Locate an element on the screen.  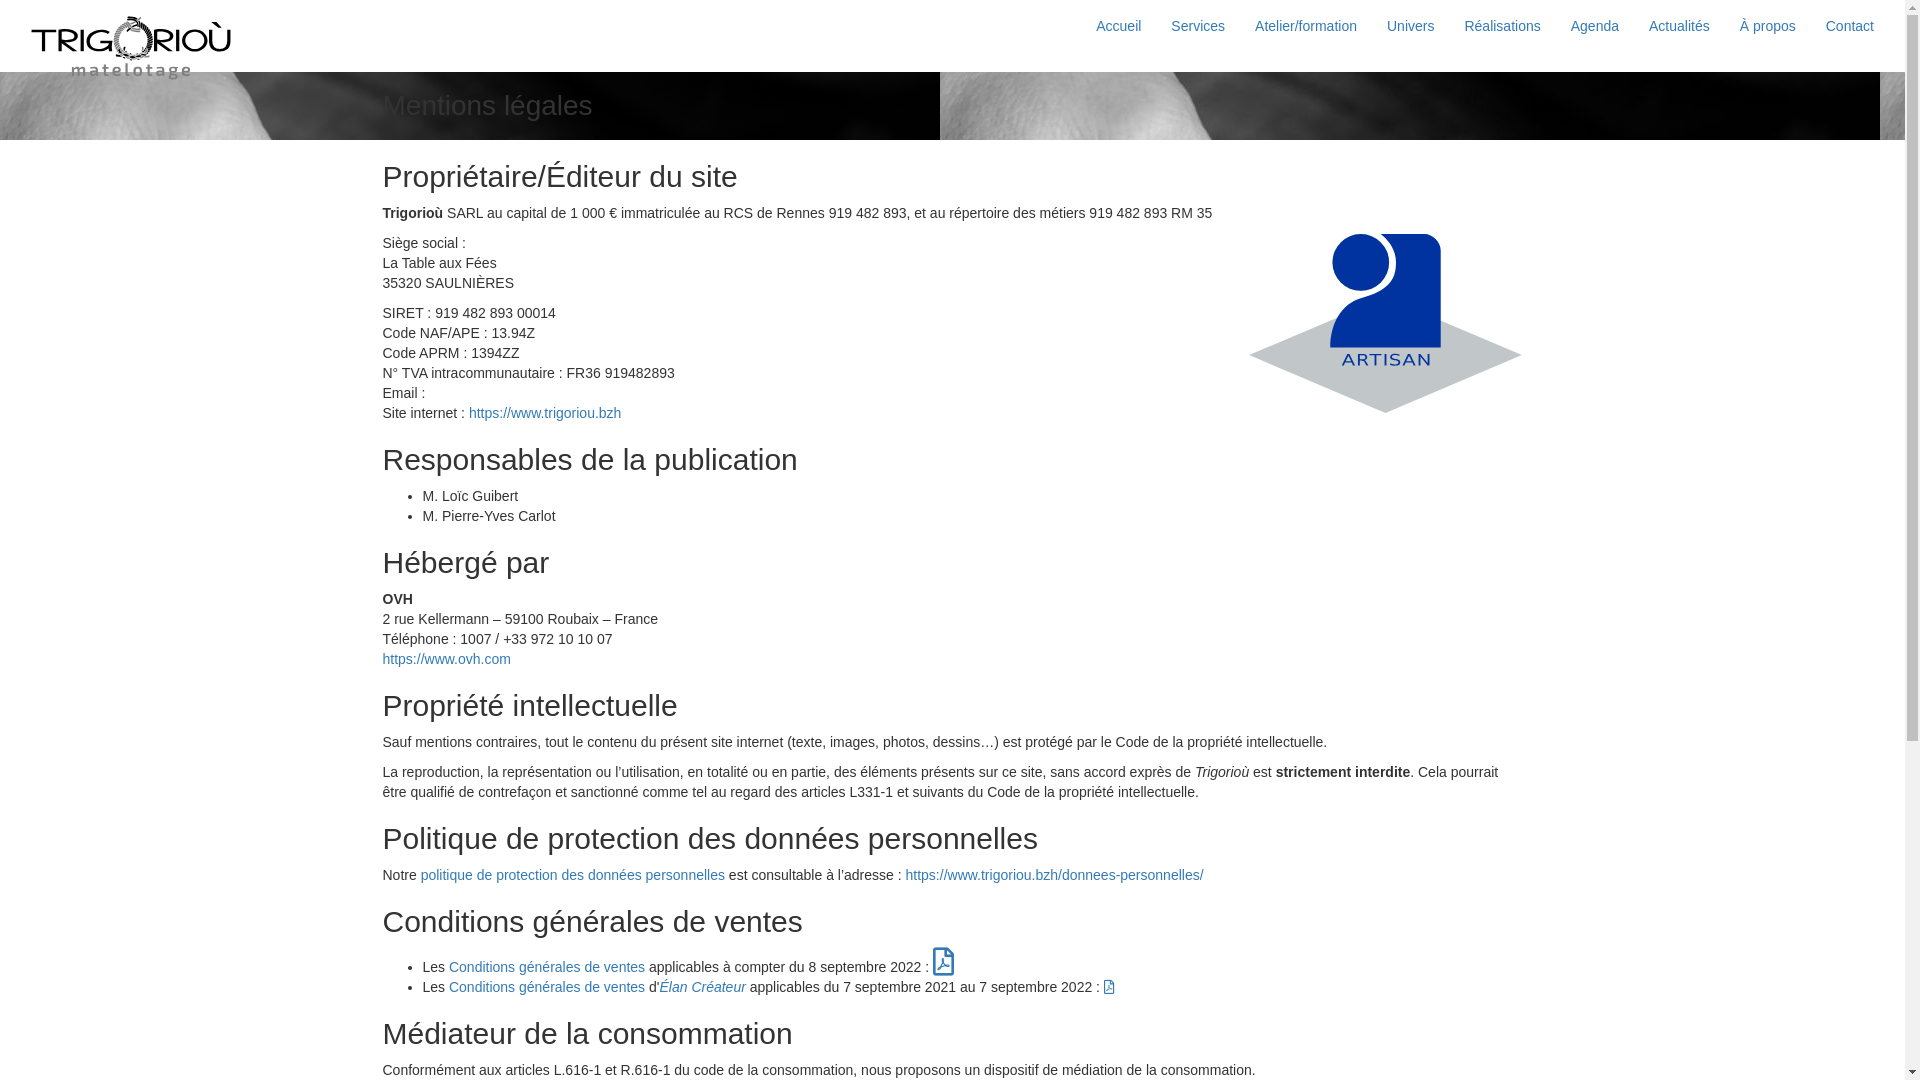
'Services' is located at coordinates (1198, 26).